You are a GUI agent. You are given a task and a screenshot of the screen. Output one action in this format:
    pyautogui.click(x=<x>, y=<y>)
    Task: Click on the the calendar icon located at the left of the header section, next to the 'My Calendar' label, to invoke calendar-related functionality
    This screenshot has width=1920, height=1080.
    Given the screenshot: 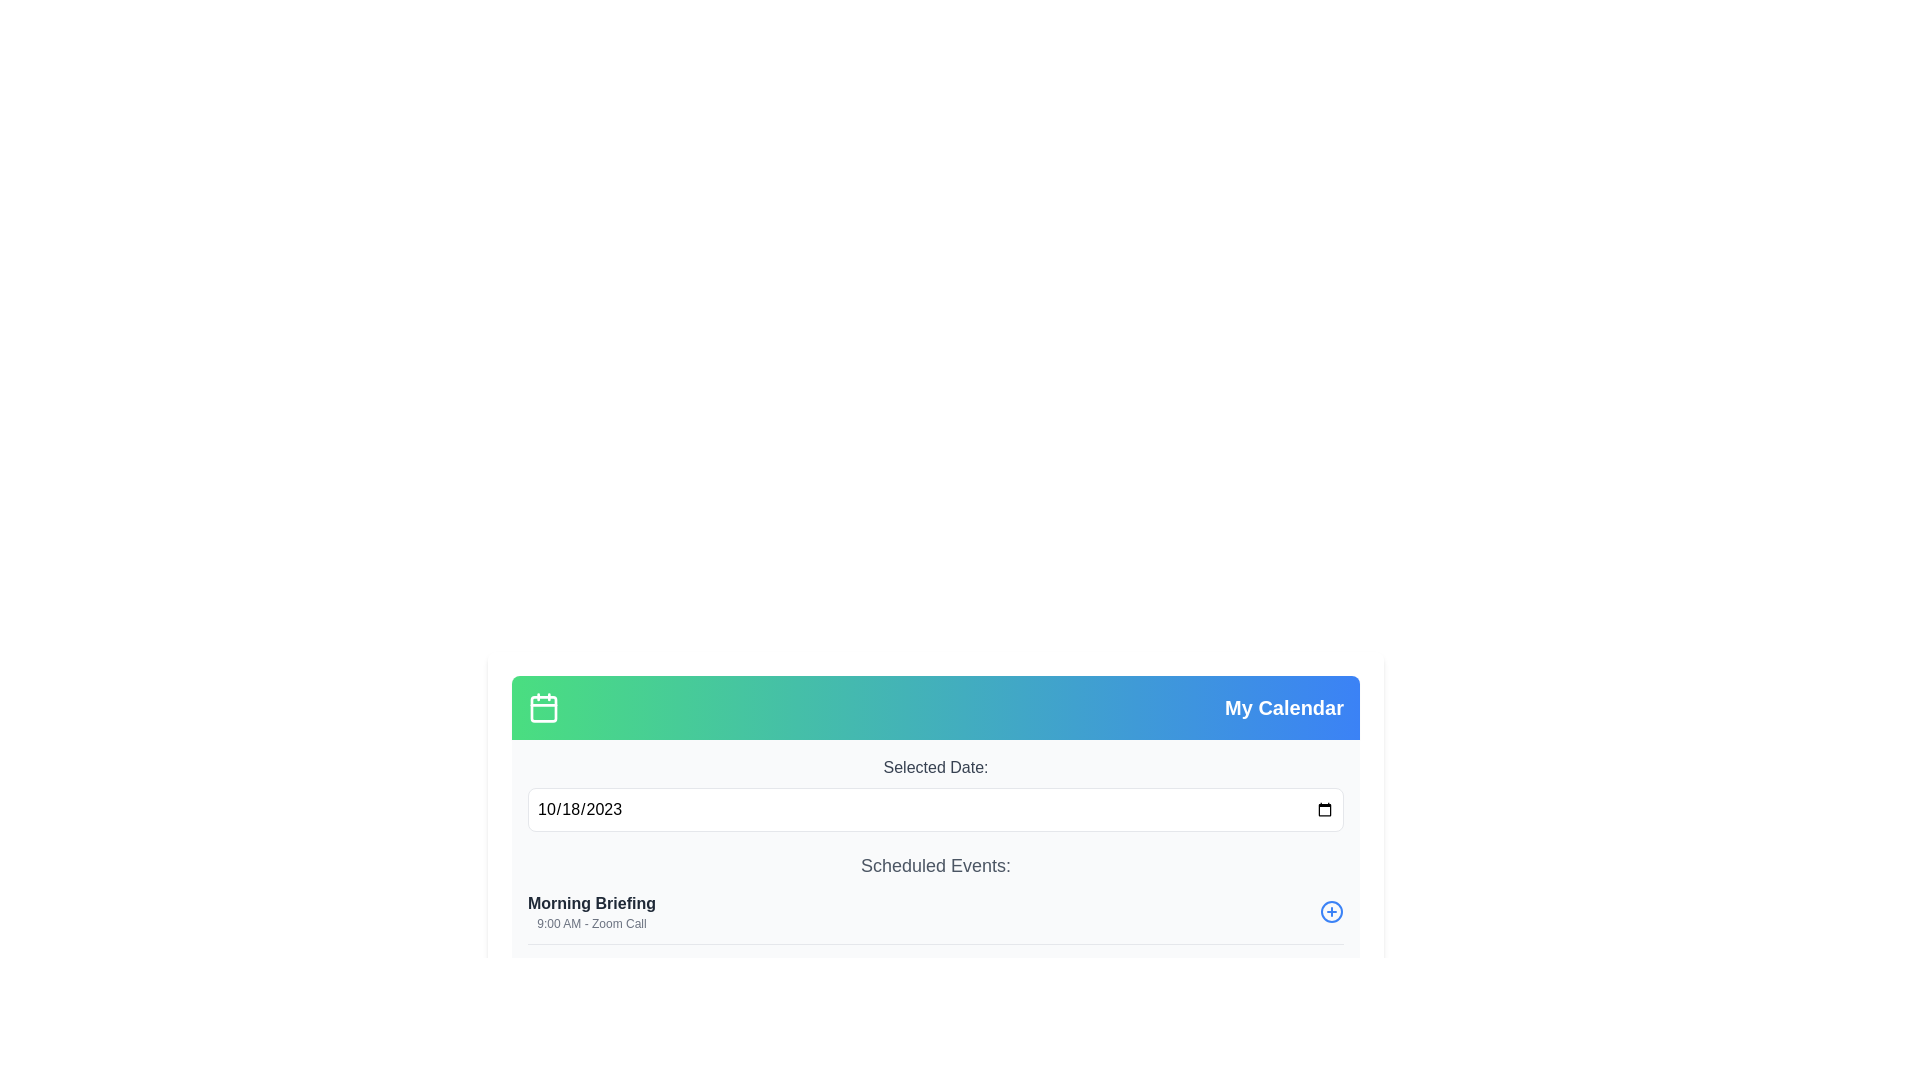 What is the action you would take?
    pyautogui.click(x=543, y=707)
    